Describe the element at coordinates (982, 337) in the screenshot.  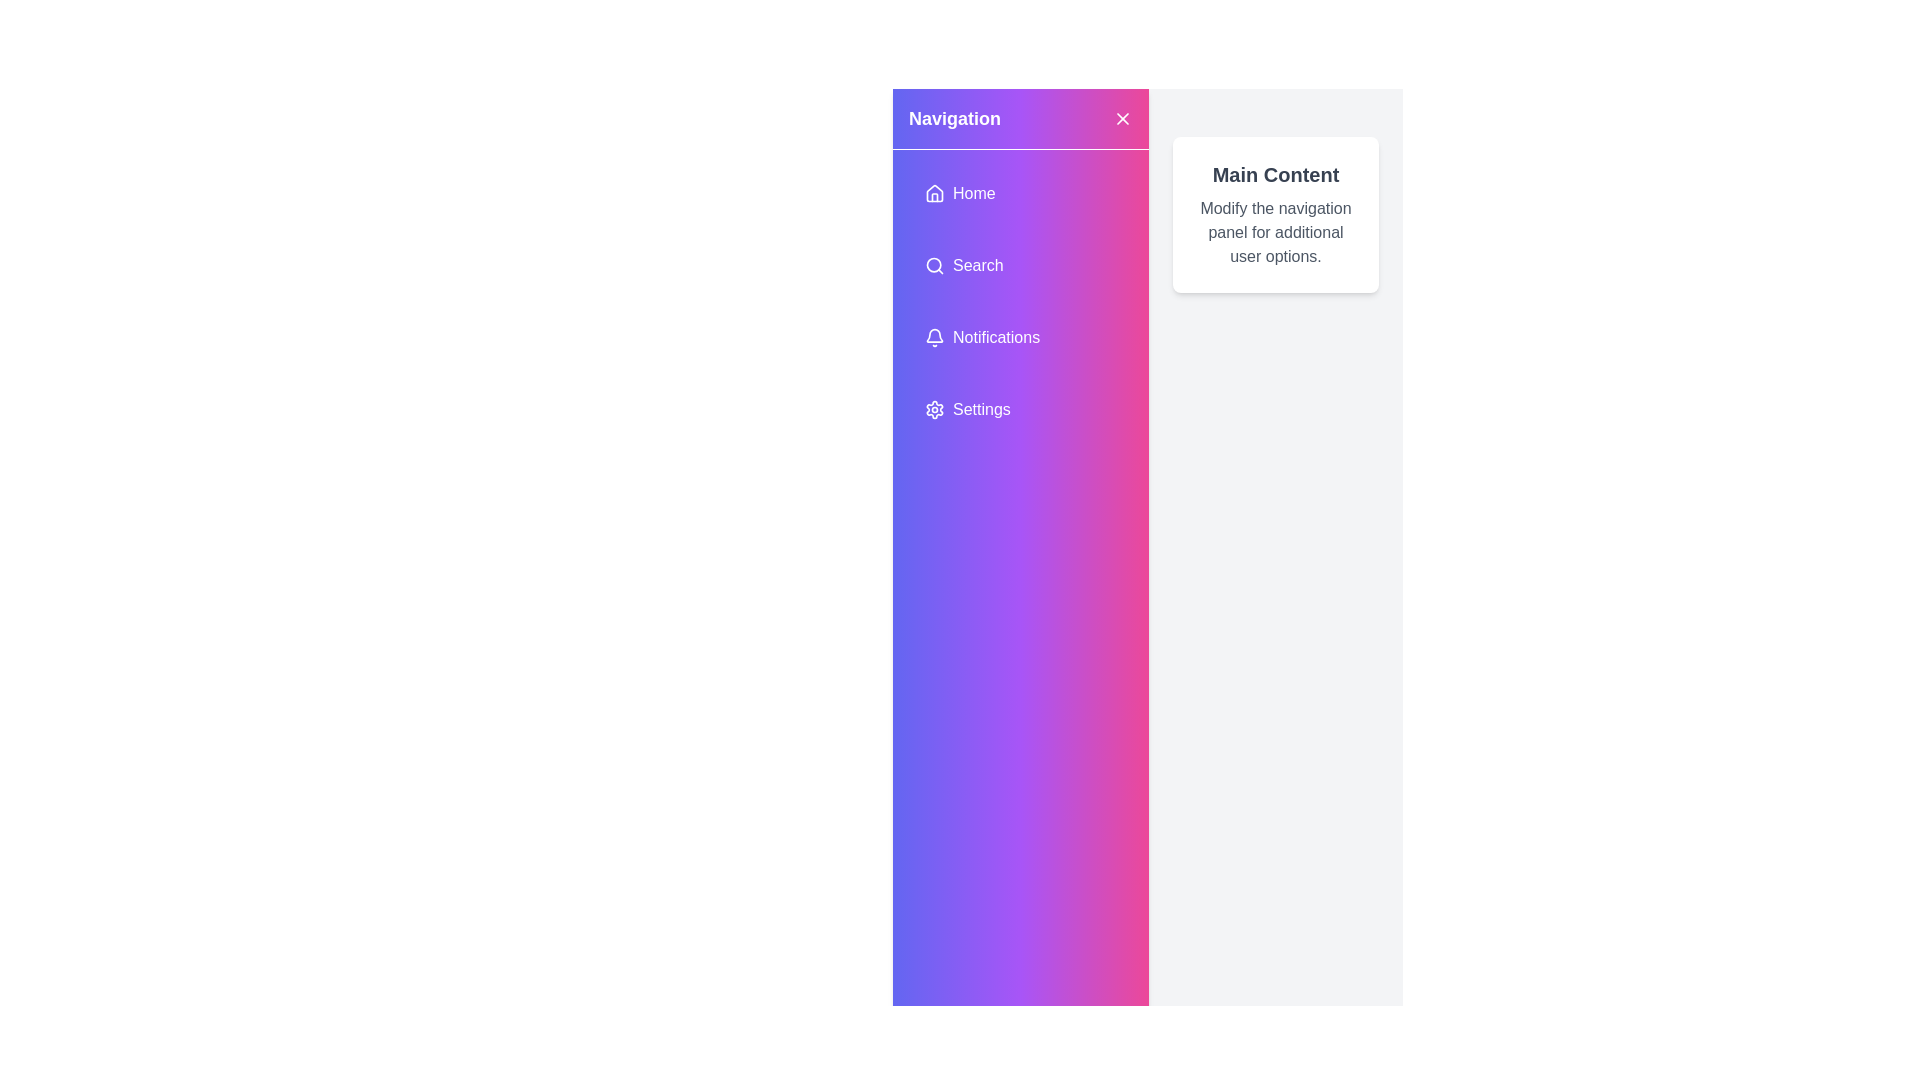
I see `the navigation button located as the third item in the vertical menu of the left sidebar` at that location.